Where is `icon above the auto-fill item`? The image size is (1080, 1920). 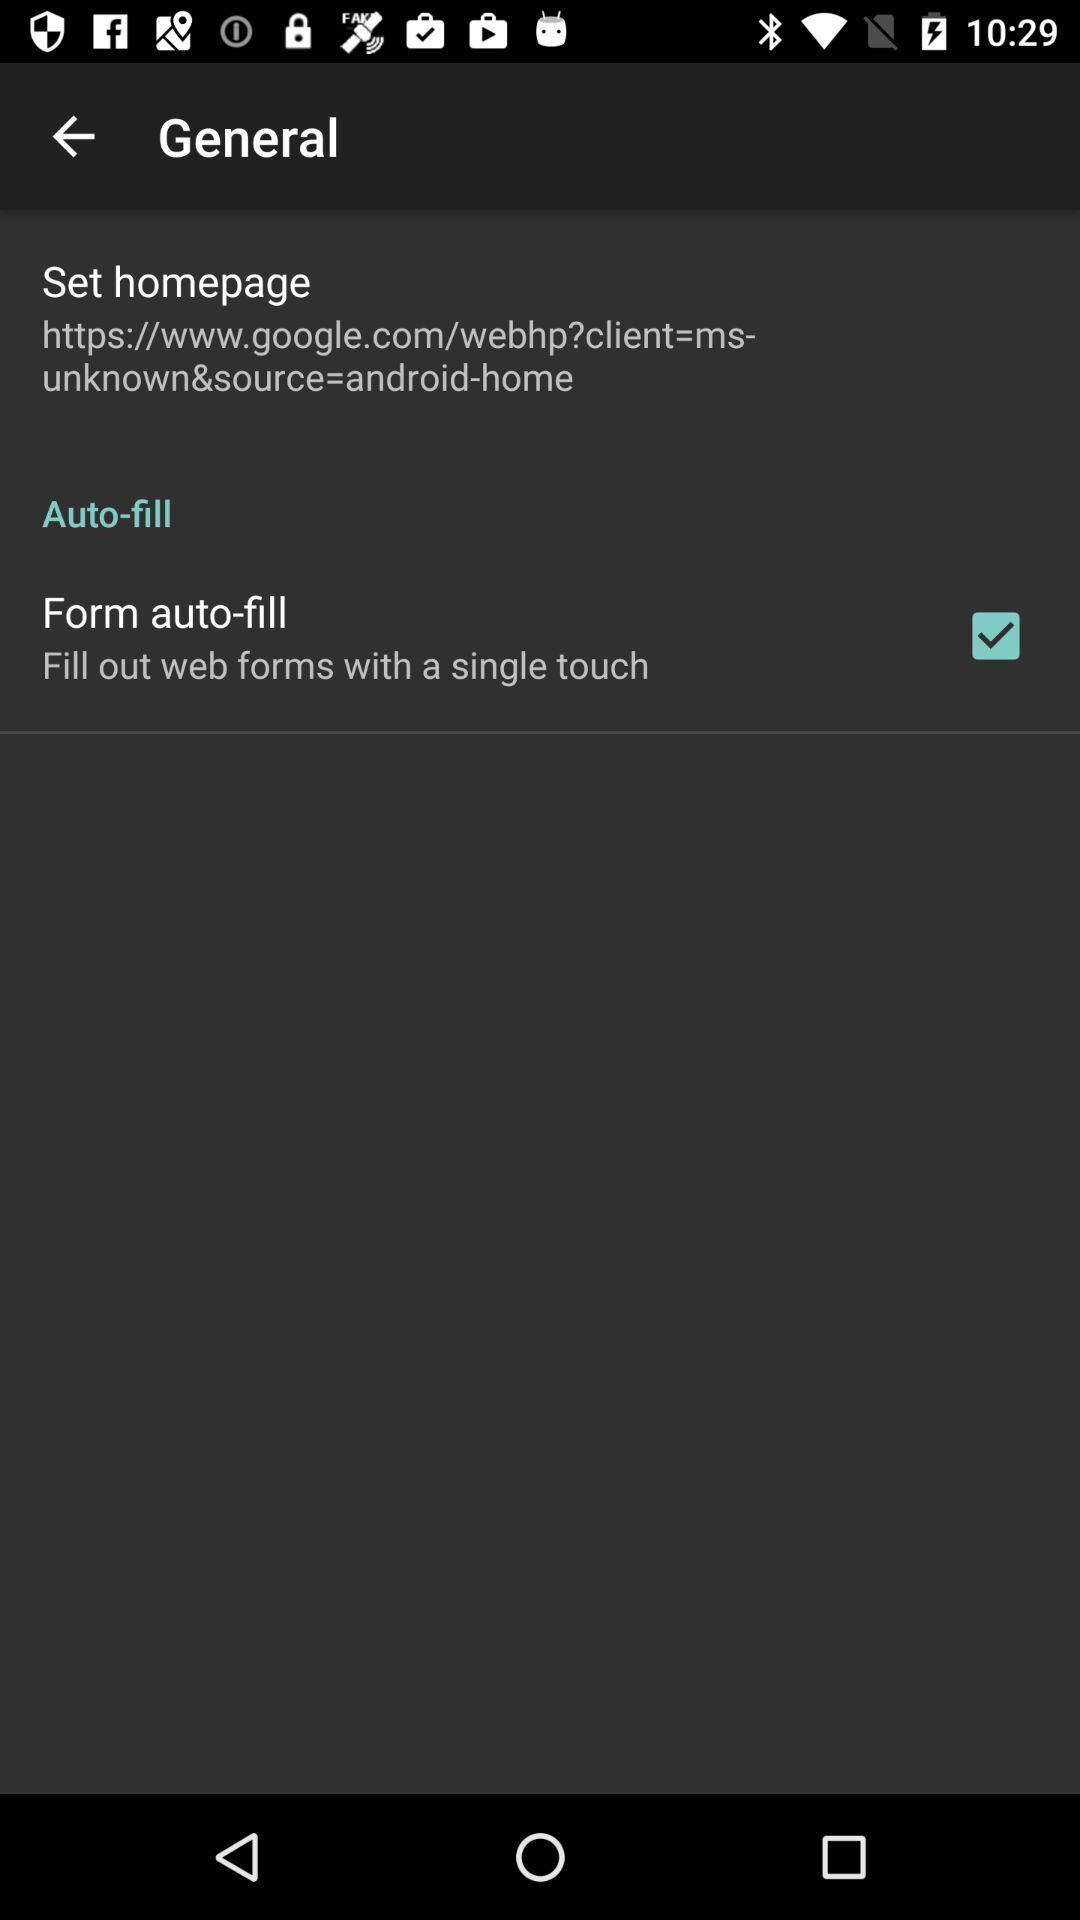
icon above the auto-fill item is located at coordinates (540, 355).